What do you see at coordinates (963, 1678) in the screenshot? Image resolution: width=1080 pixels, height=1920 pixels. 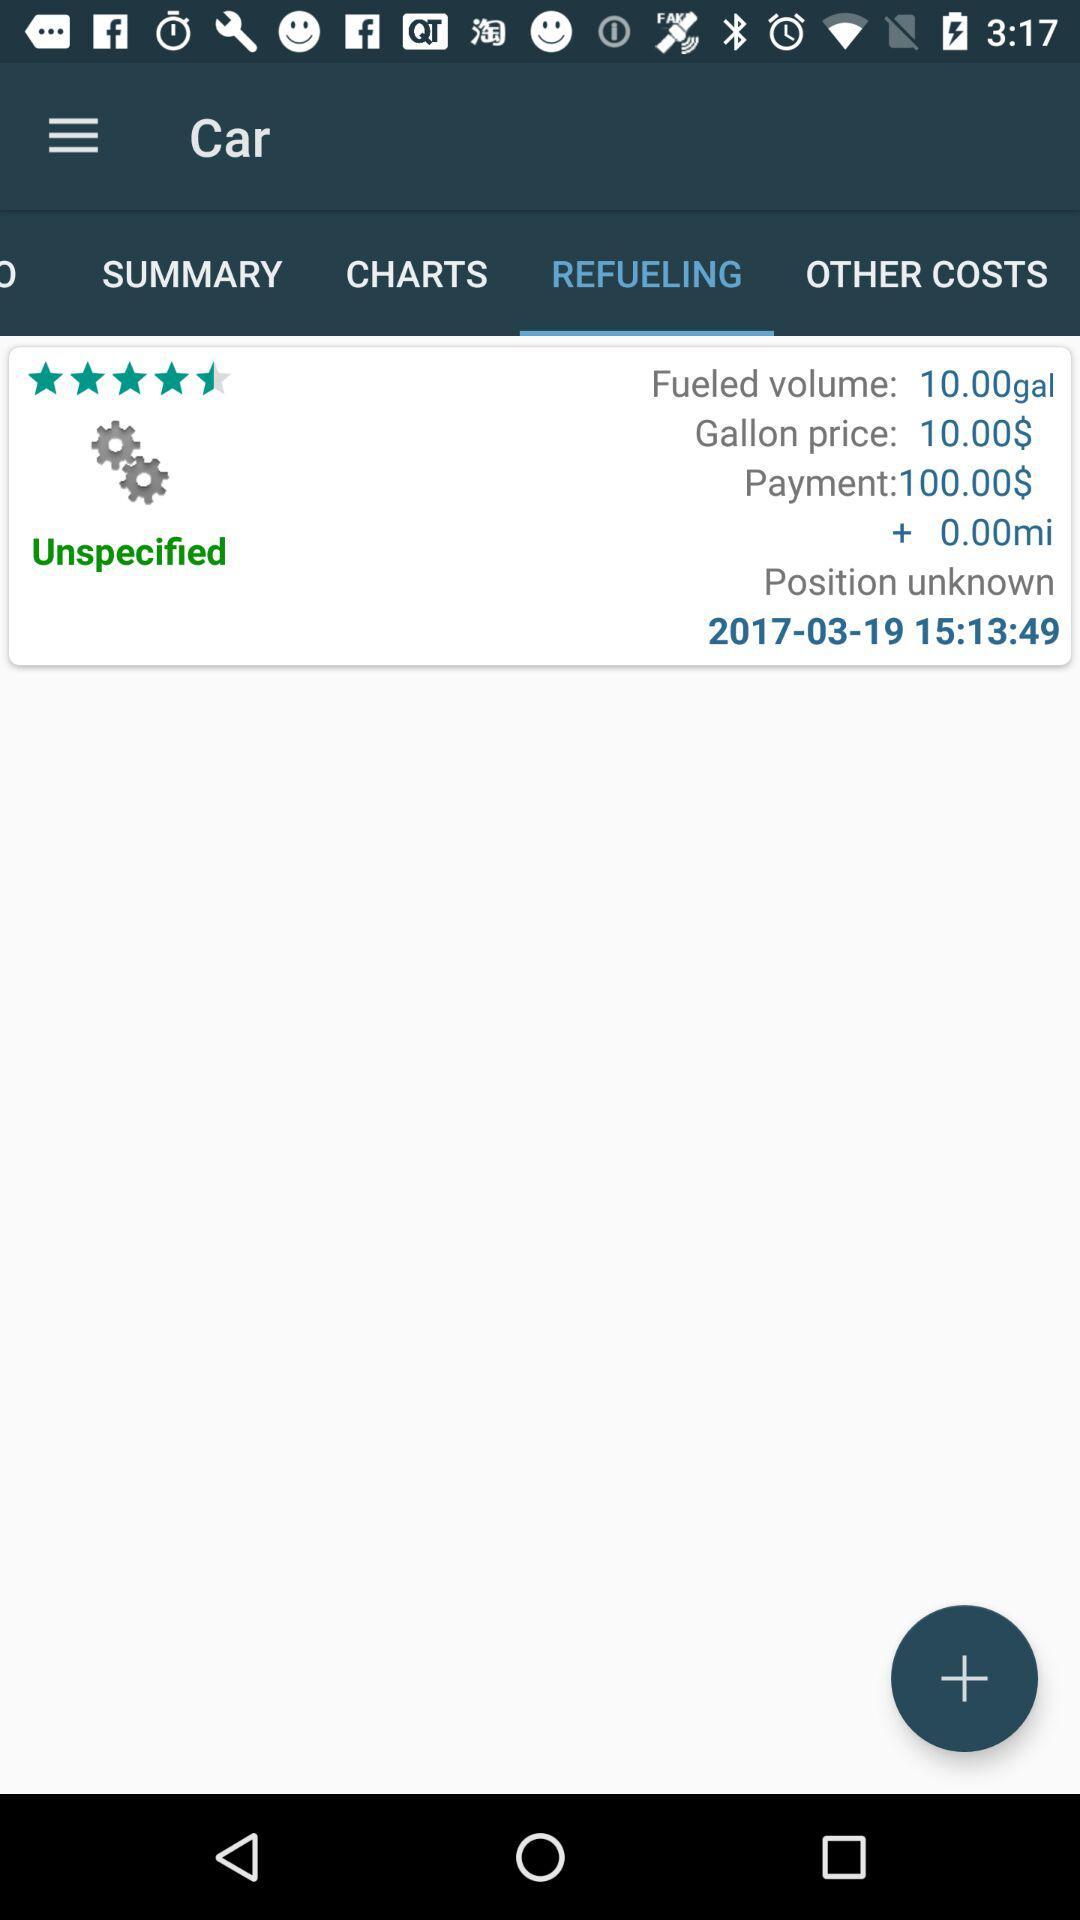 I see `fuel visit` at bounding box center [963, 1678].